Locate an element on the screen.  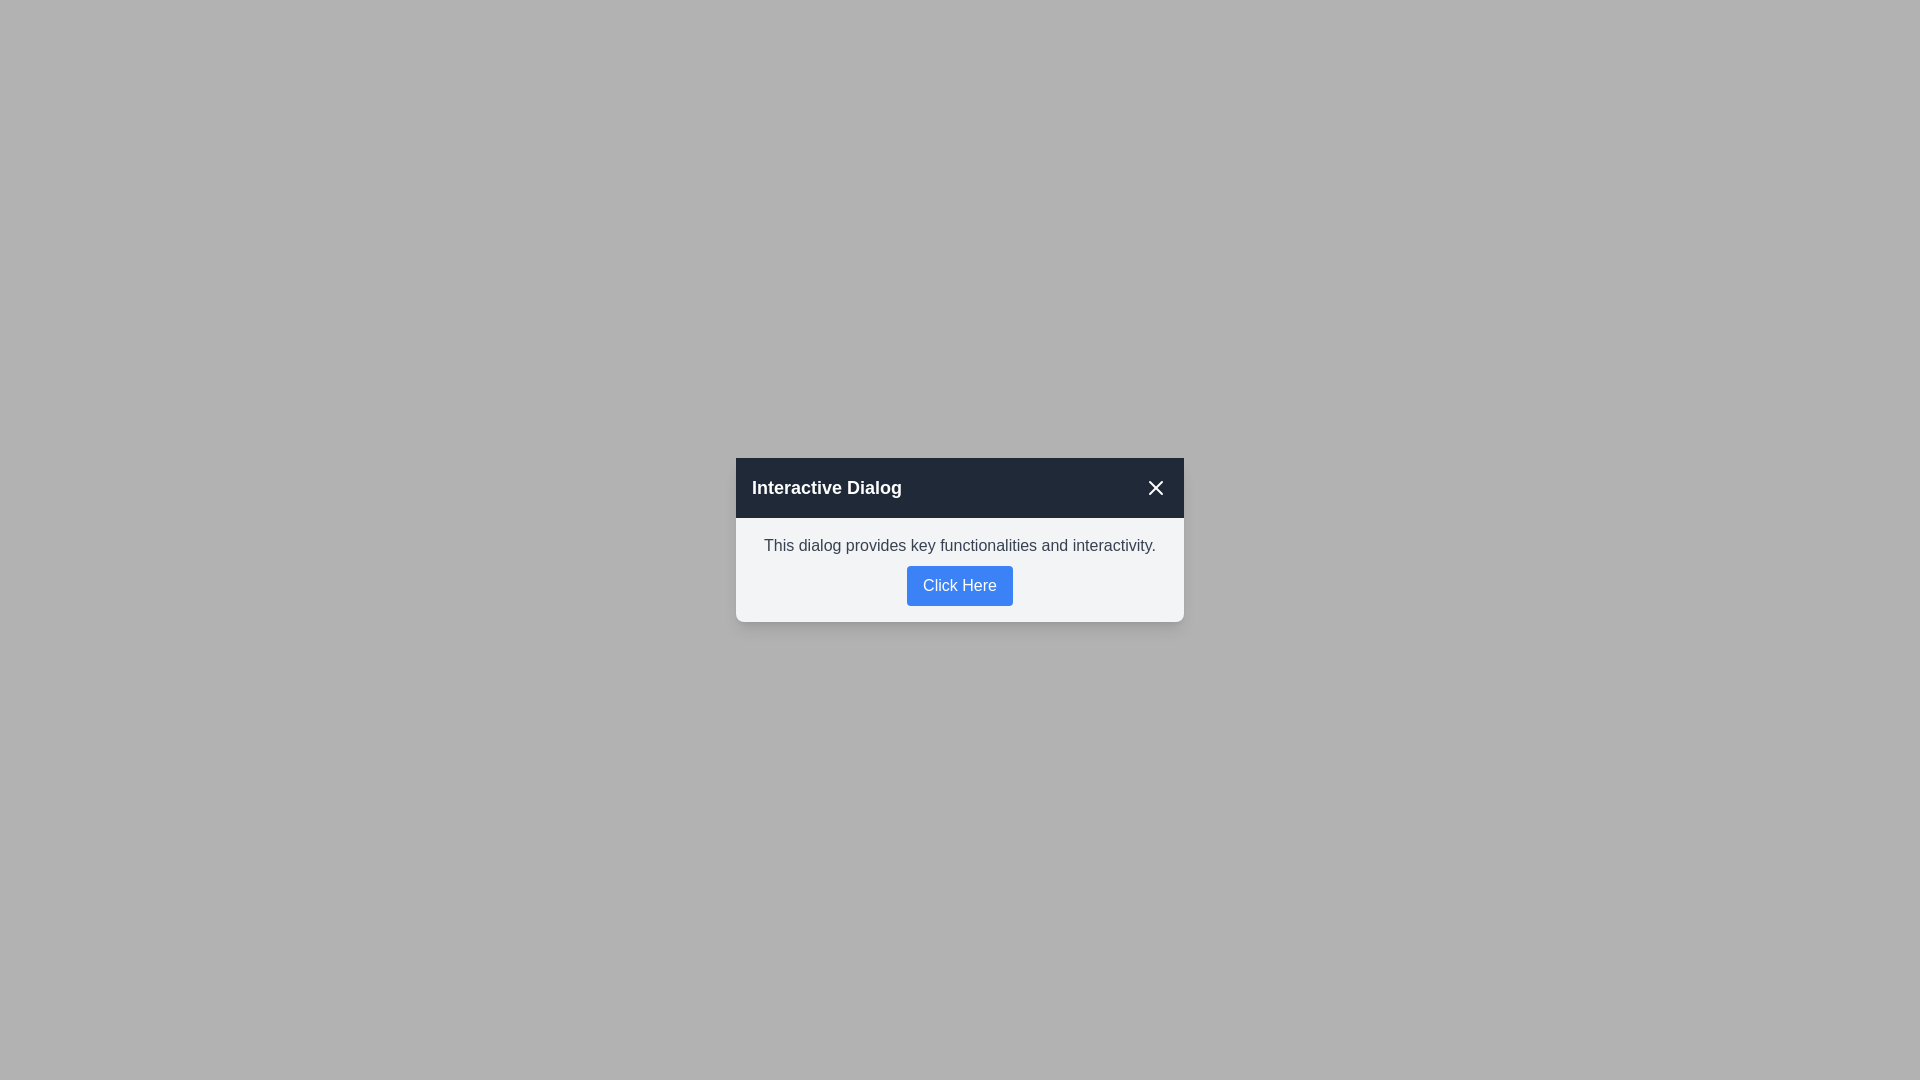
the close button in the top-right corner of the dialog is located at coordinates (1156, 488).